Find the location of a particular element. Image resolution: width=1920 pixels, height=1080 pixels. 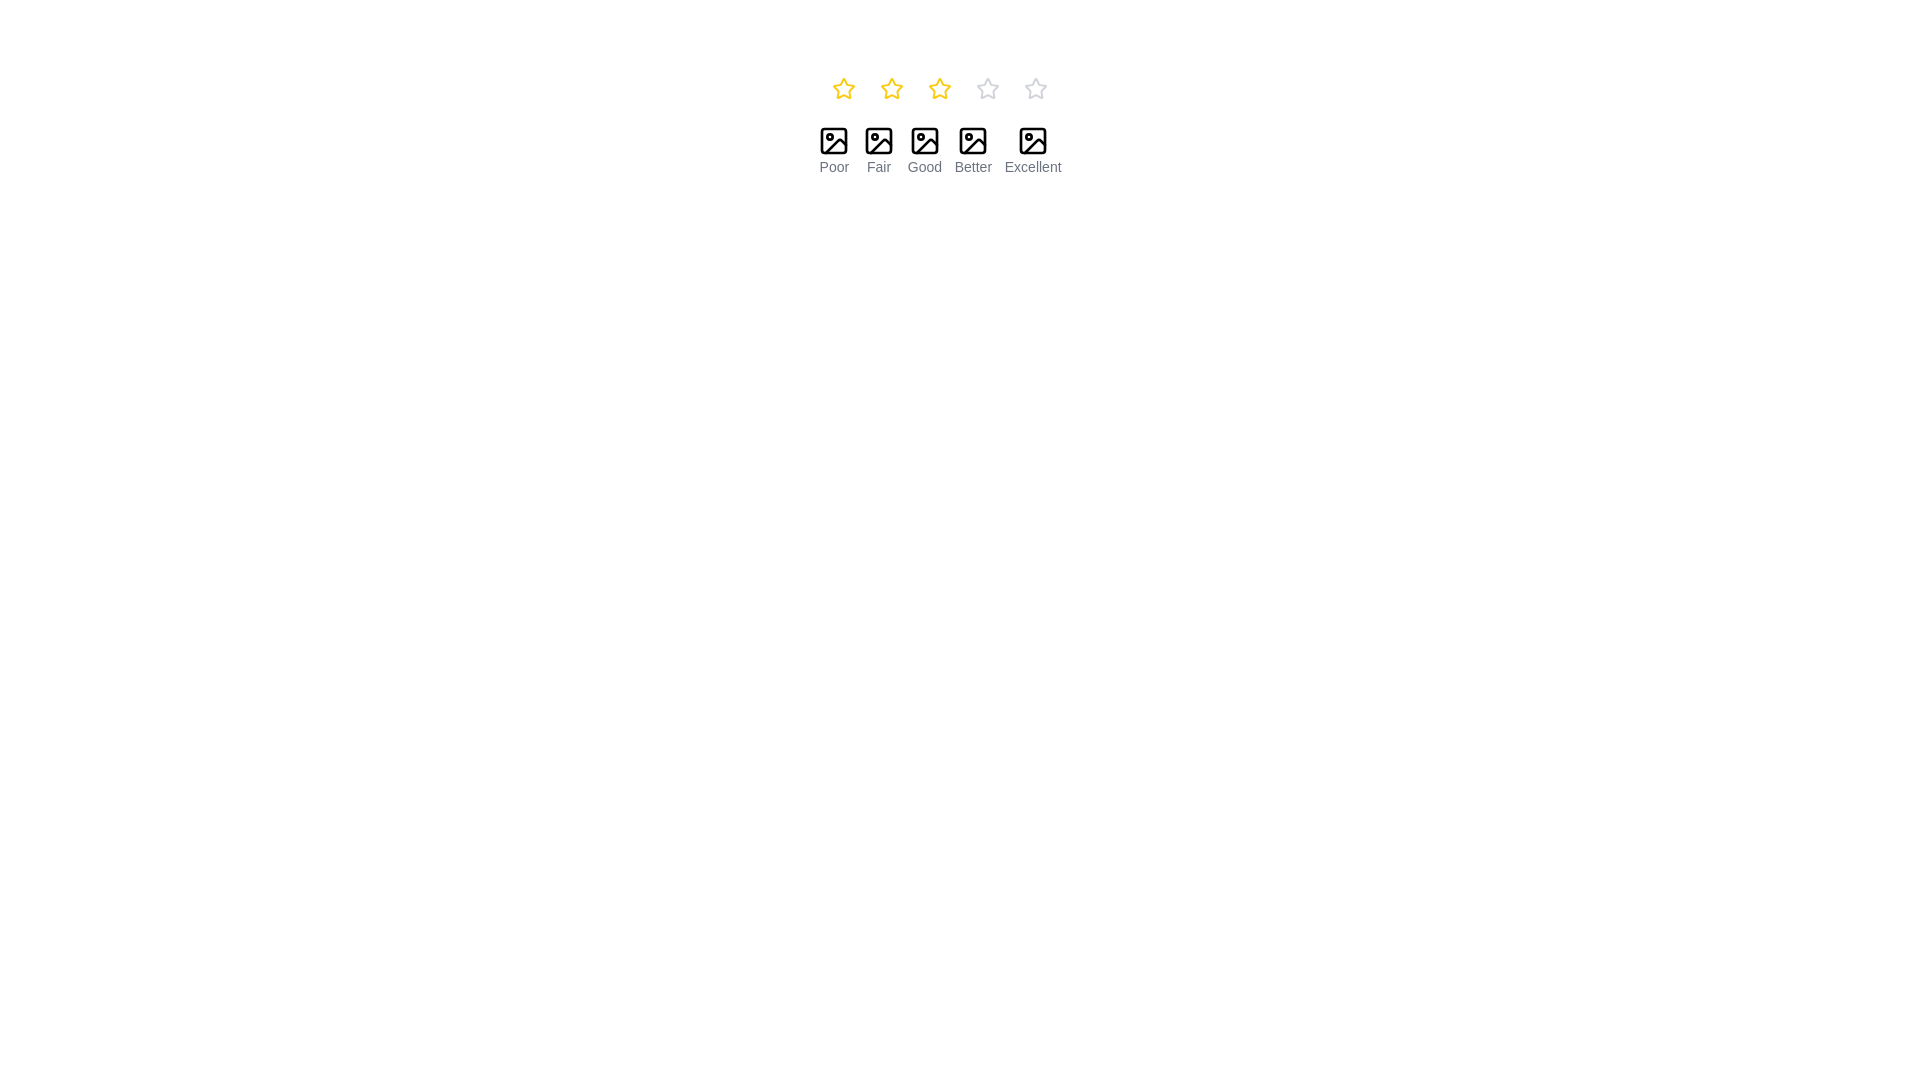

the first rating item labeled 'Poor' in the rating system, which is part of a horizontal group of five rating elements is located at coordinates (834, 149).